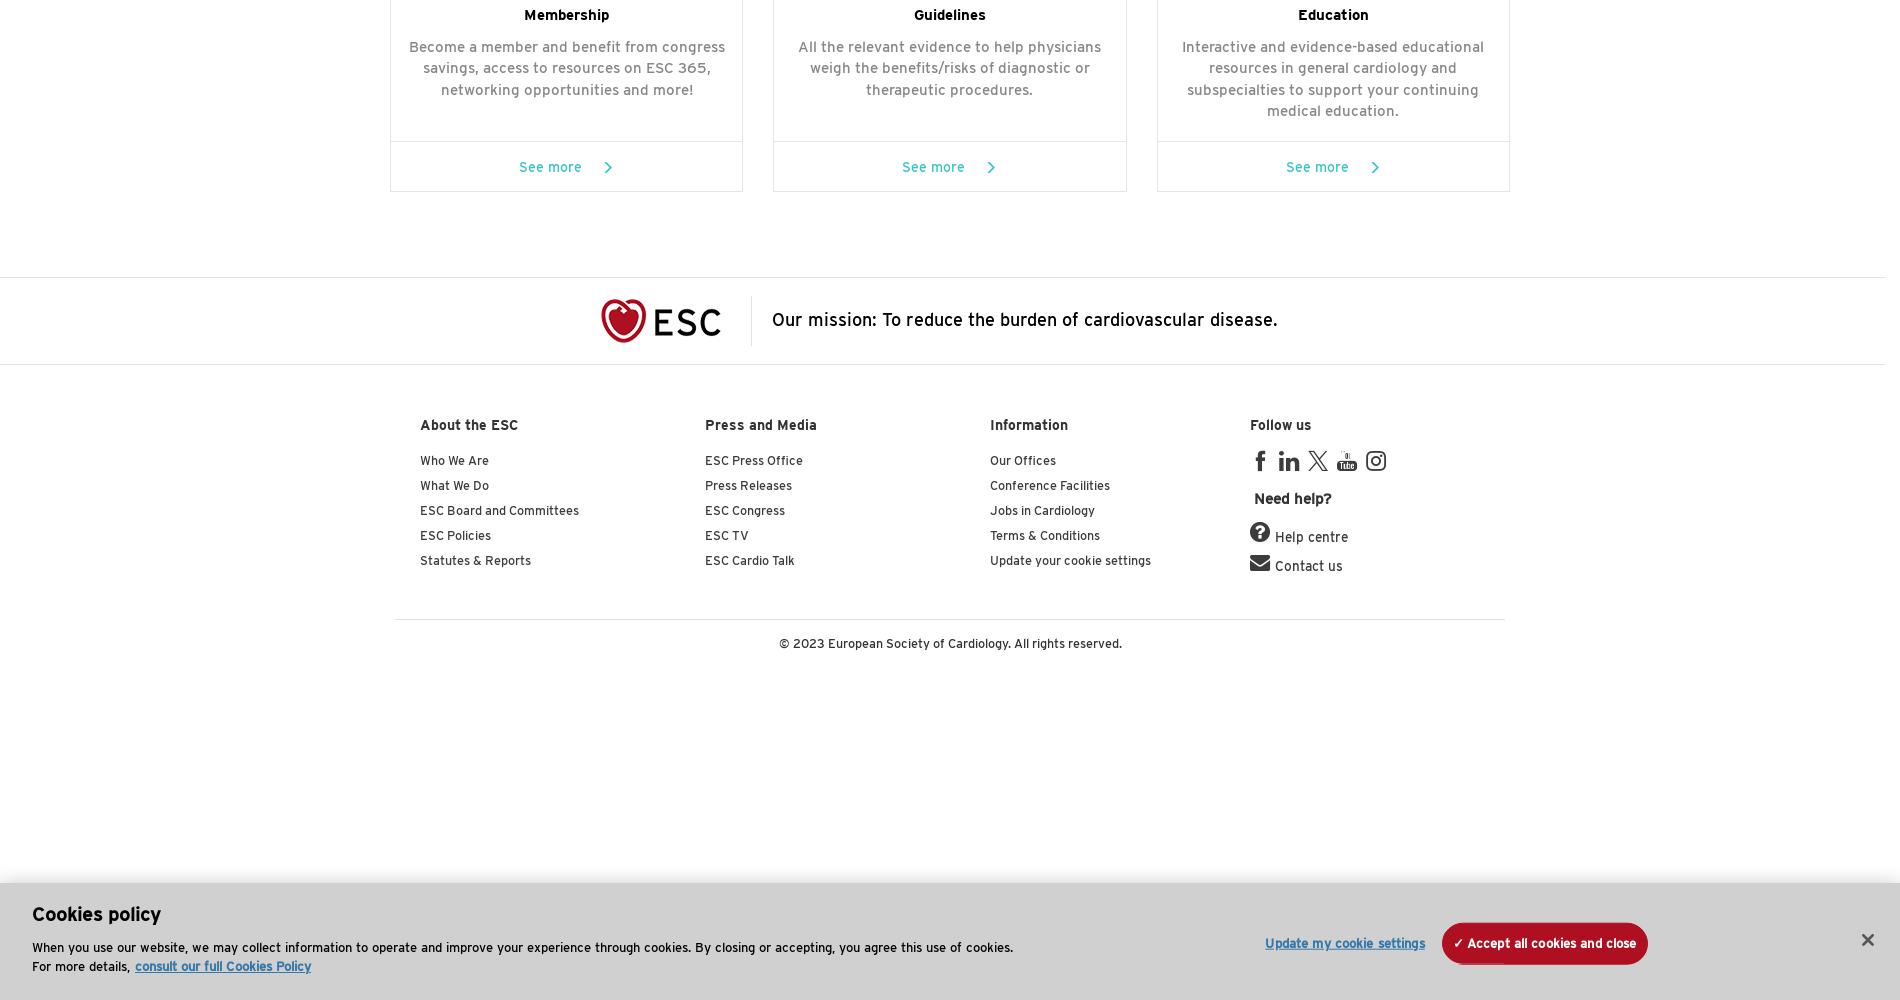 The width and height of the screenshot is (1900, 1000). Describe the element at coordinates (1029, 425) in the screenshot. I see `'Information'` at that location.